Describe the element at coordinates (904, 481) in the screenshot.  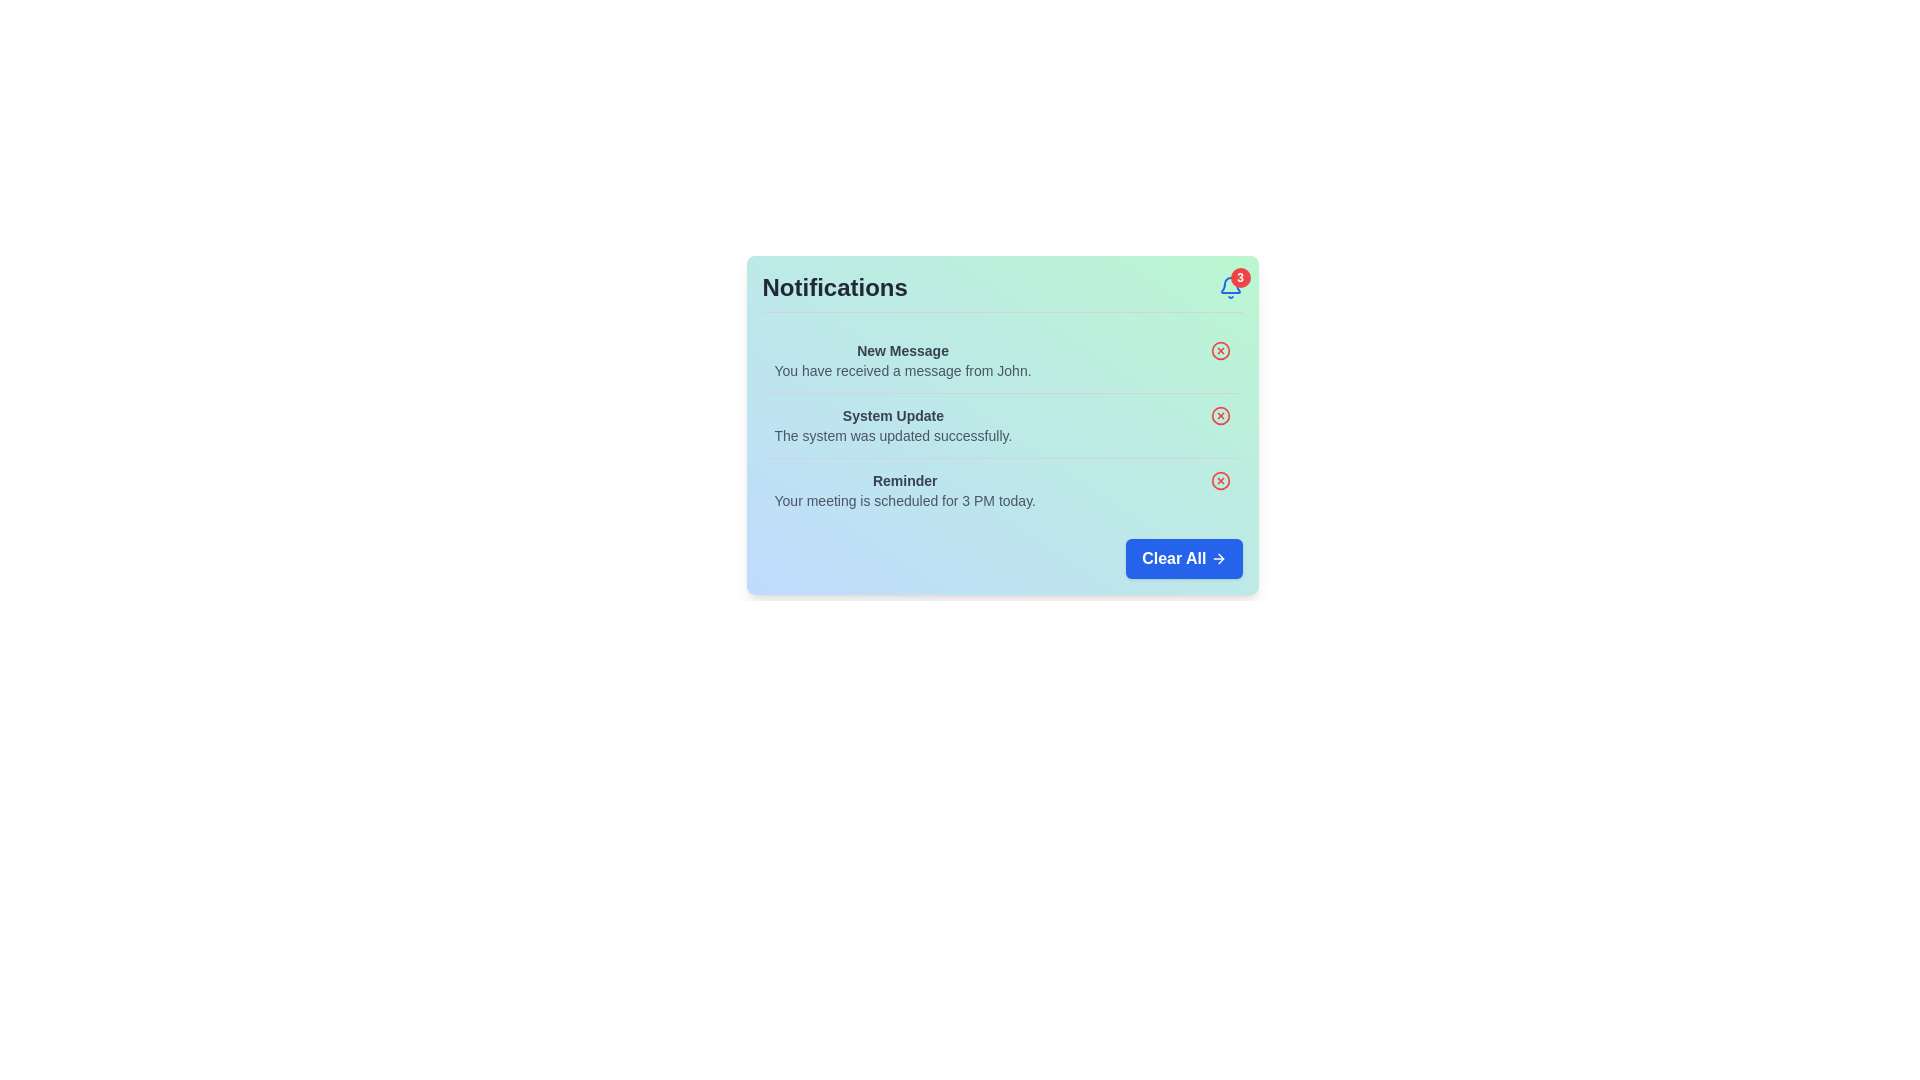
I see `the 'Reminder' label` at that location.